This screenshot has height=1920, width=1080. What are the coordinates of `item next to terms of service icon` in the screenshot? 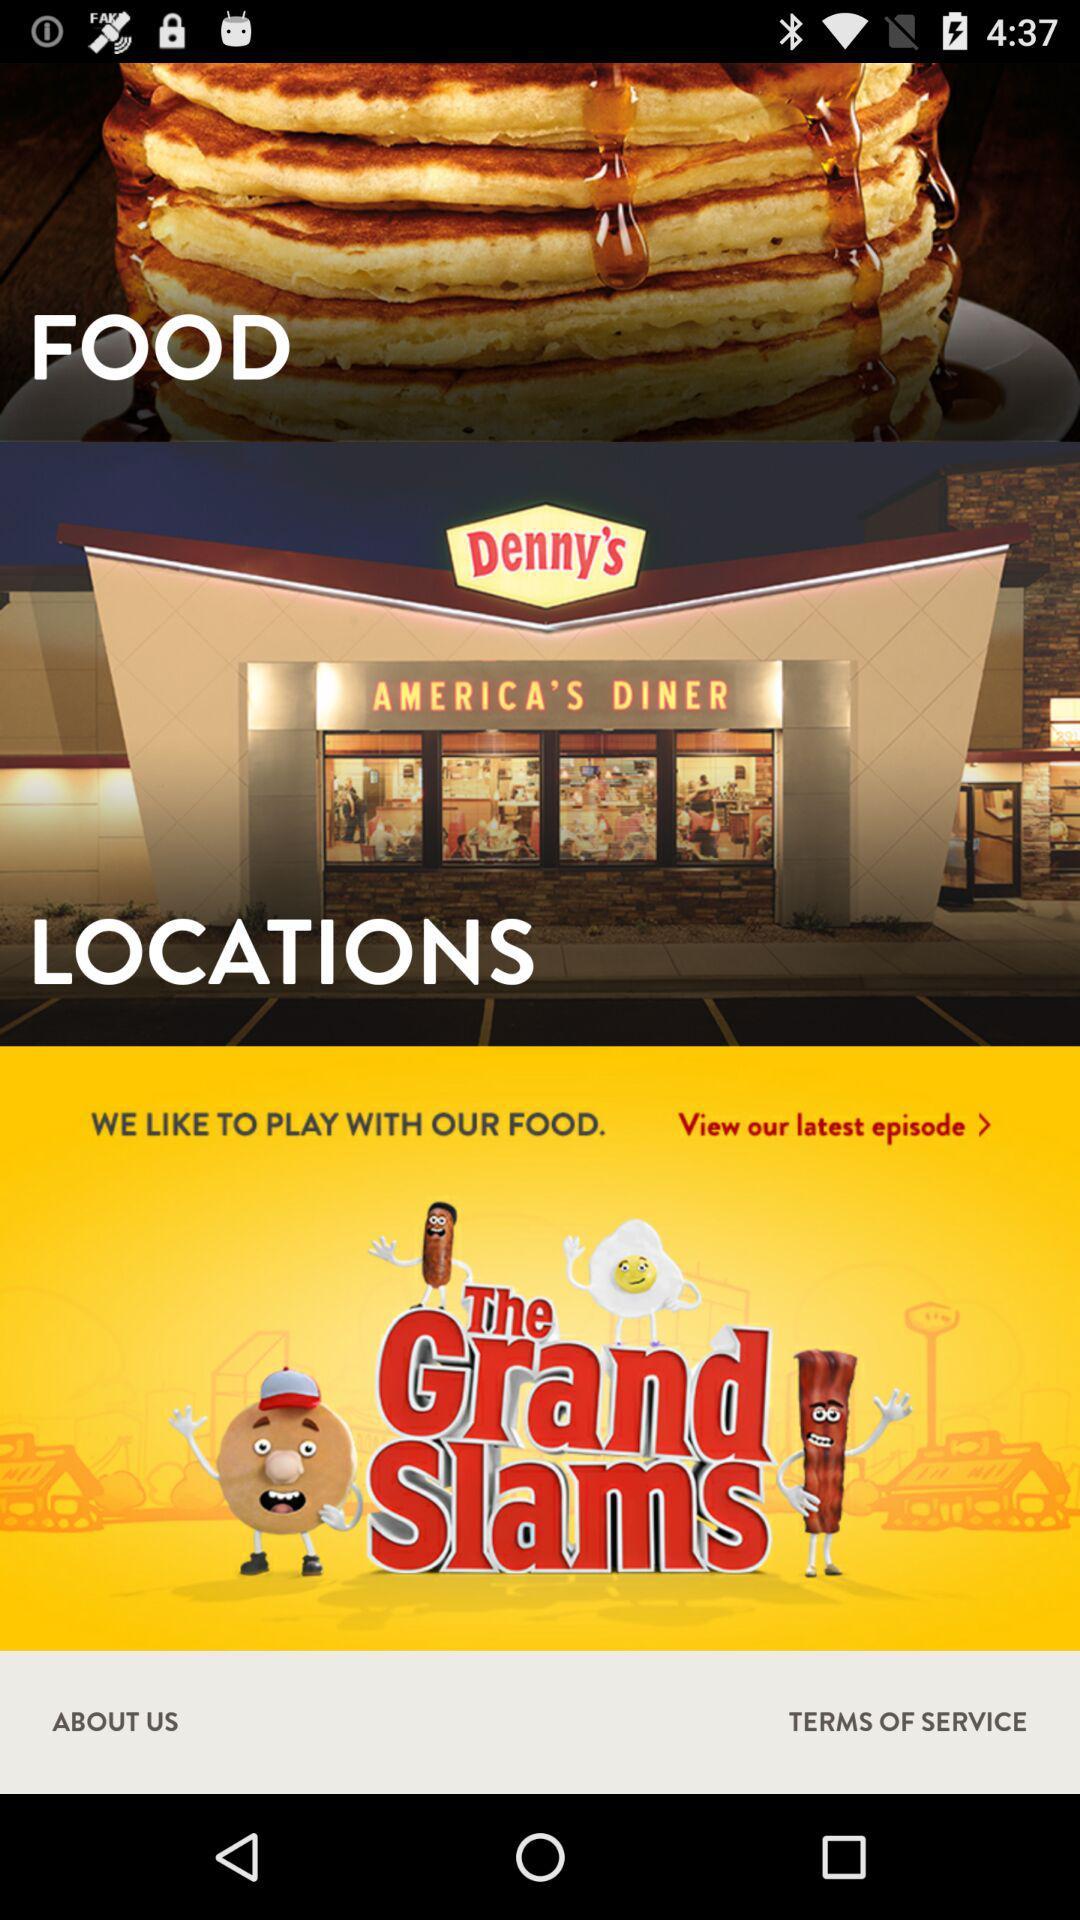 It's located at (115, 1721).